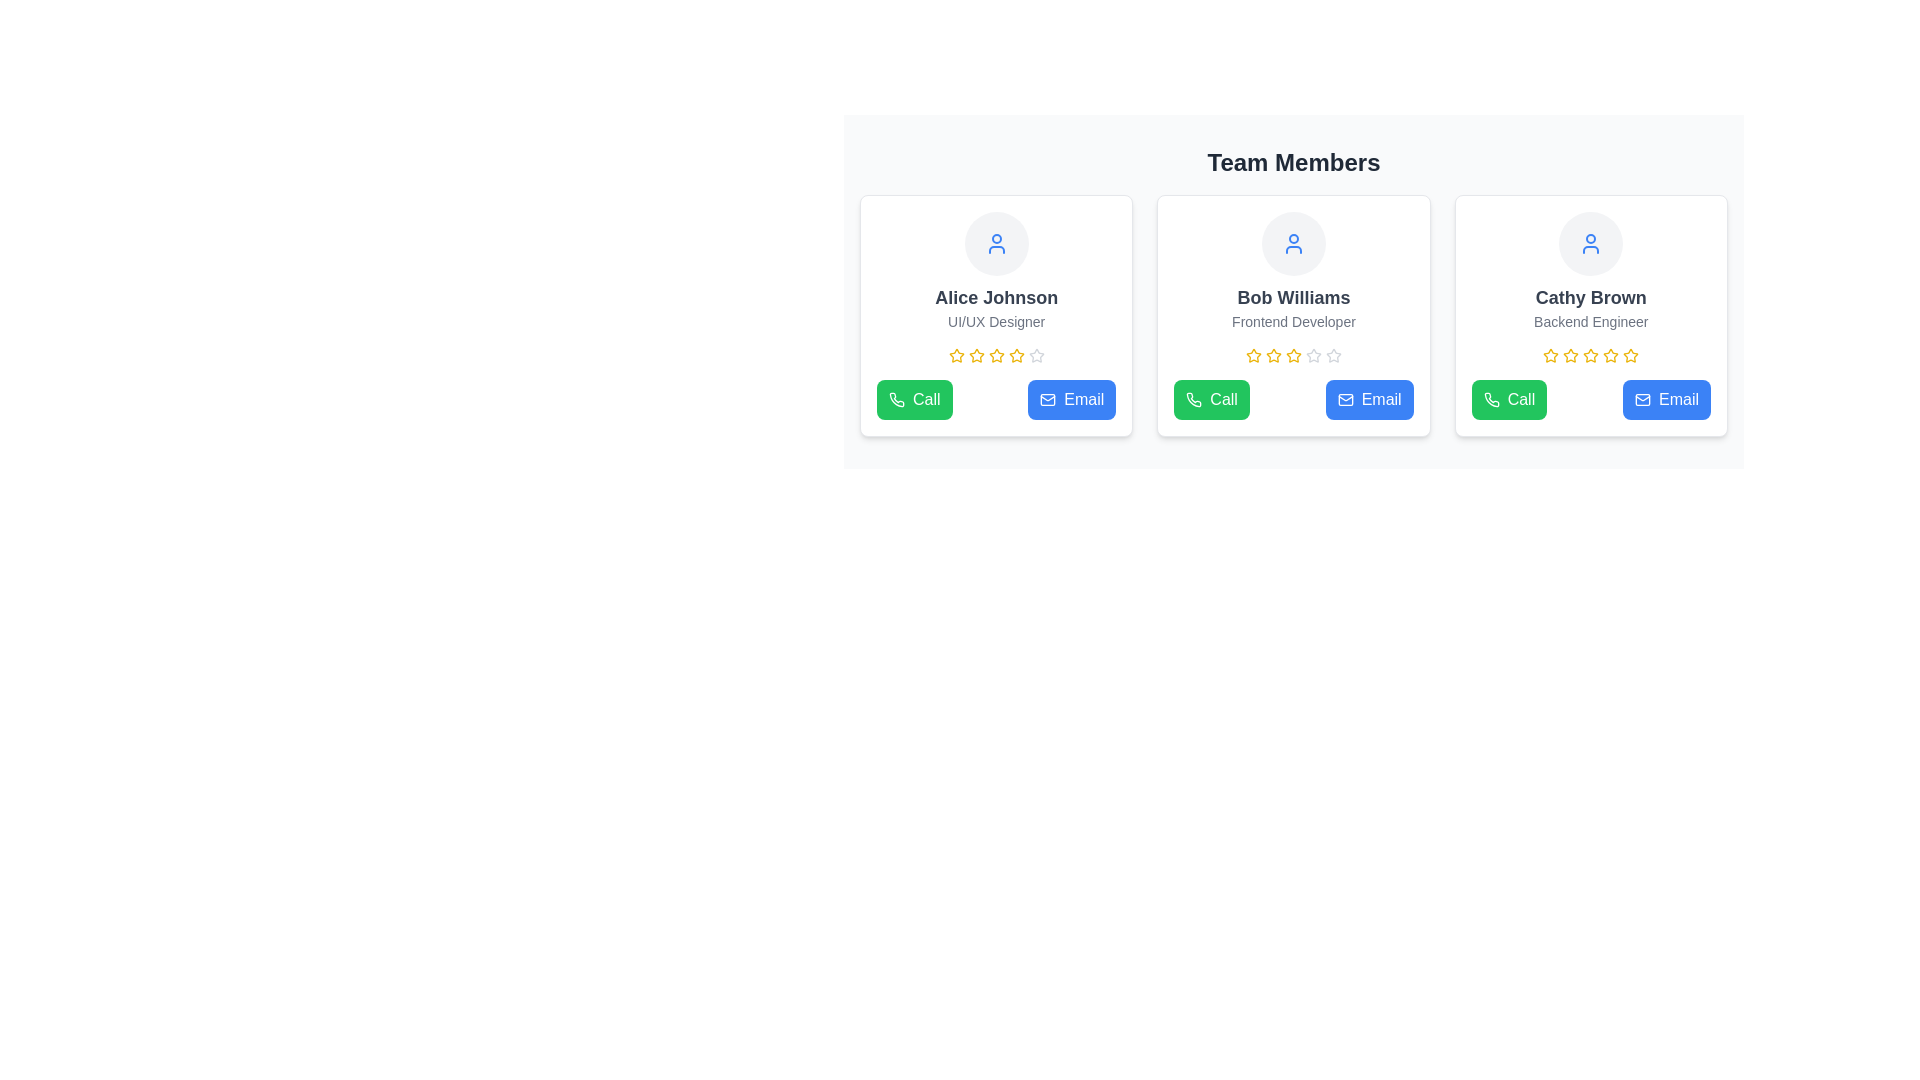  Describe the element at coordinates (1611, 354) in the screenshot. I see `the second star rating icon for Cathy Brown to adjust the rating` at that location.